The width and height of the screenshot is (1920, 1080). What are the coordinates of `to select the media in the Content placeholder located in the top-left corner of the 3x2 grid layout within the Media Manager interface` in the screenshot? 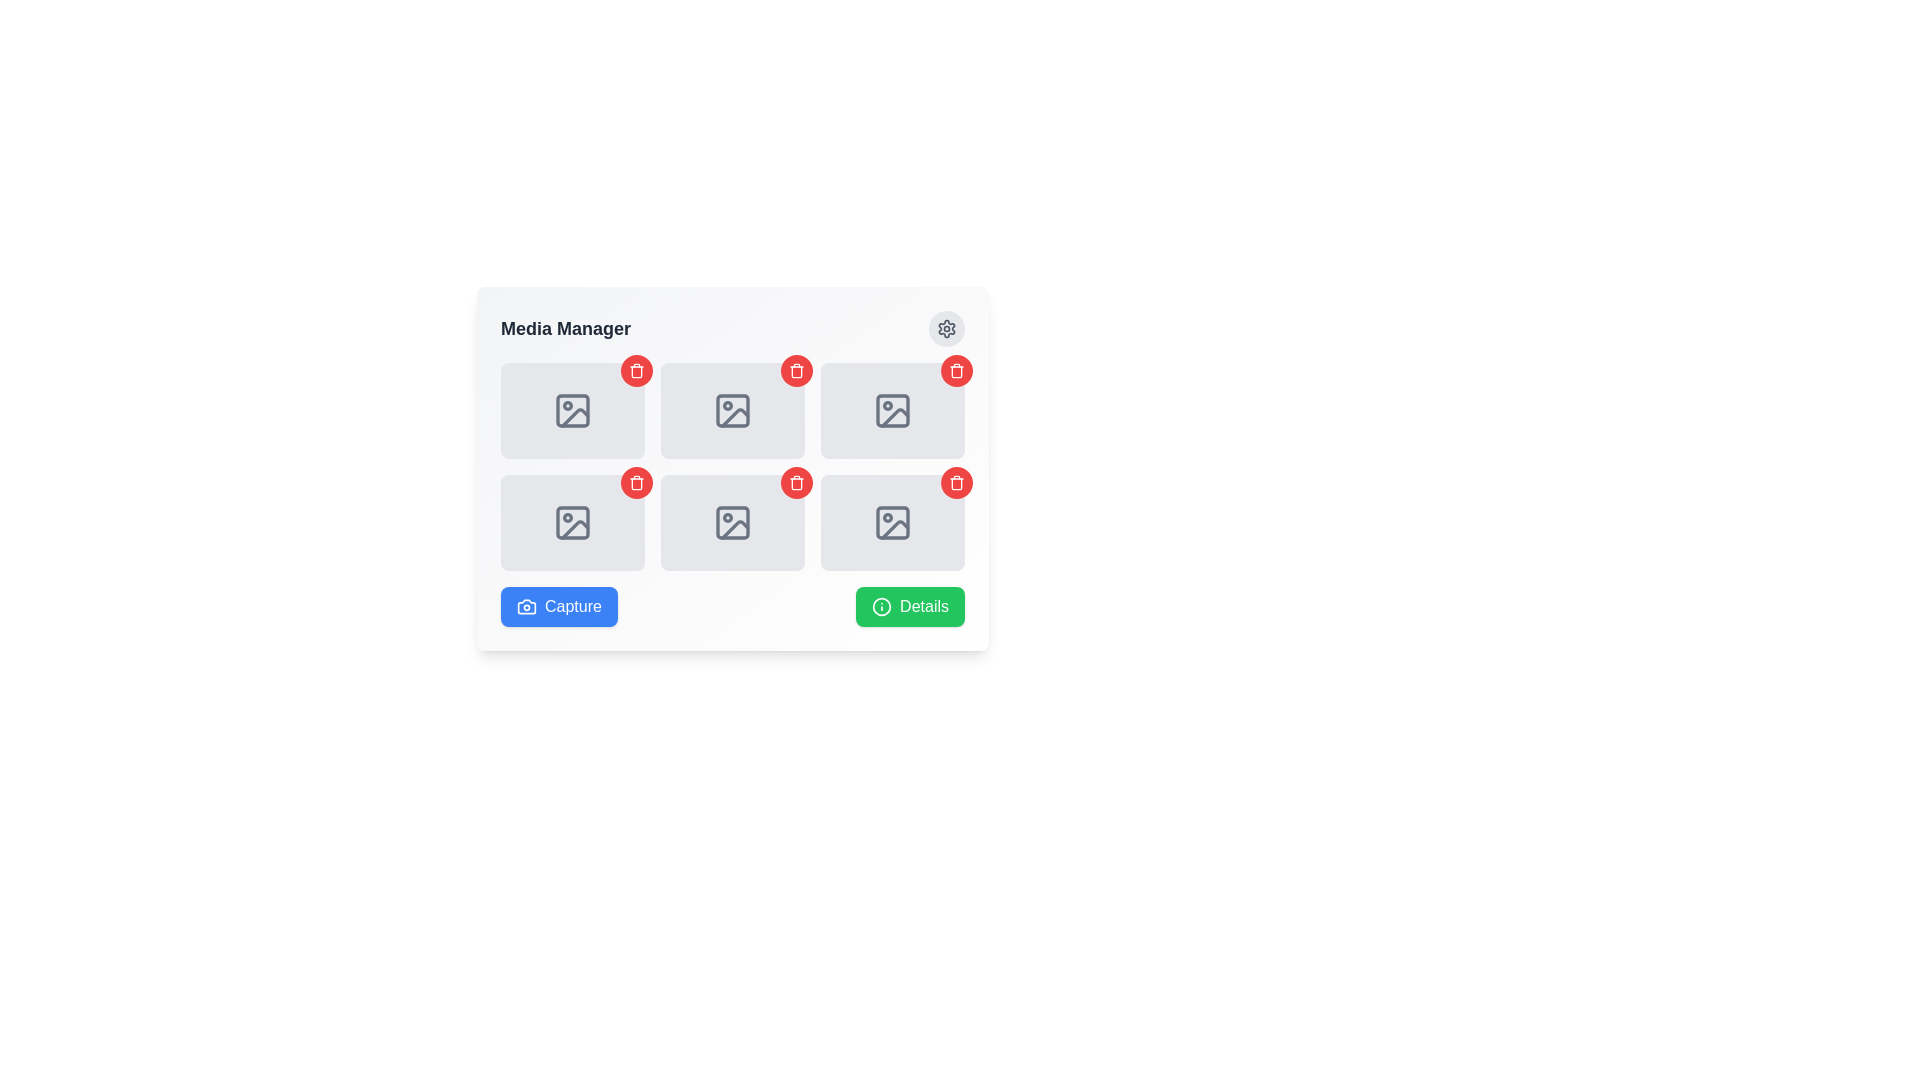 It's located at (571, 410).